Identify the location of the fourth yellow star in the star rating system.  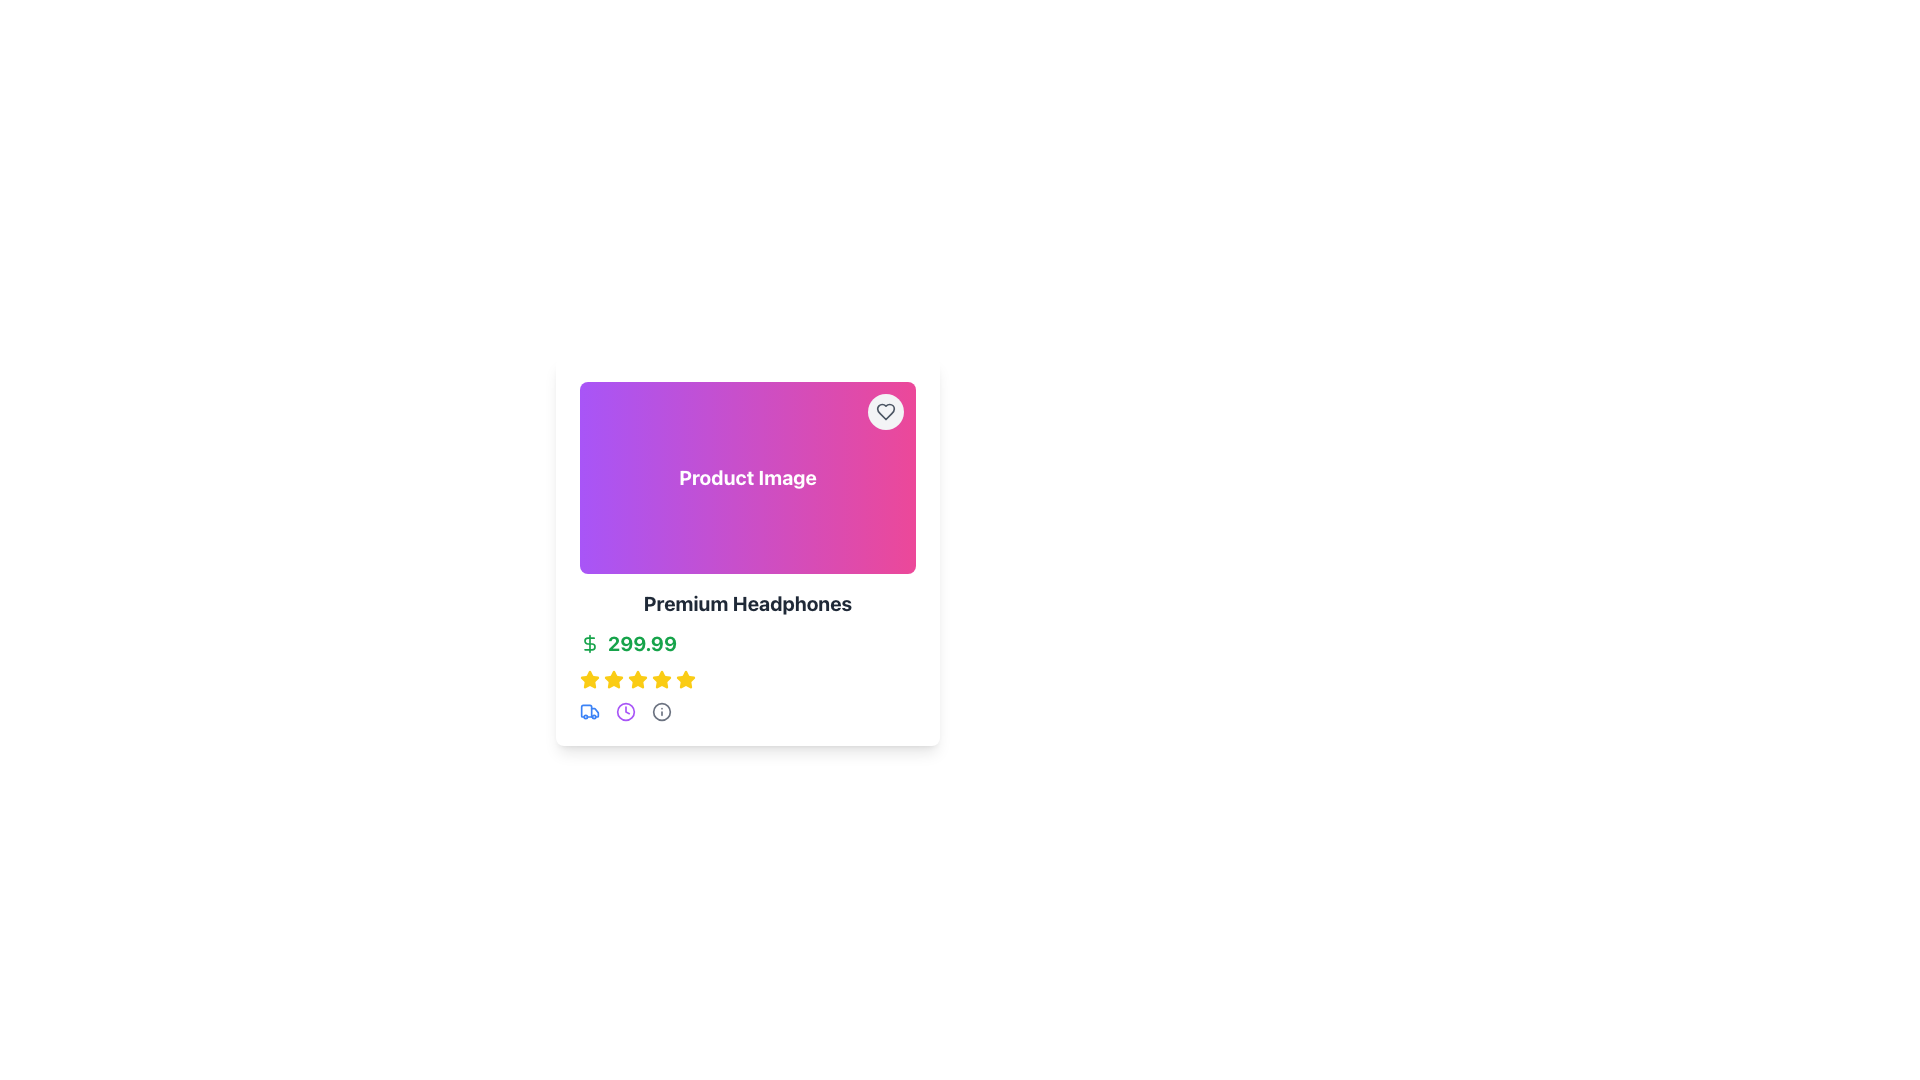
(589, 678).